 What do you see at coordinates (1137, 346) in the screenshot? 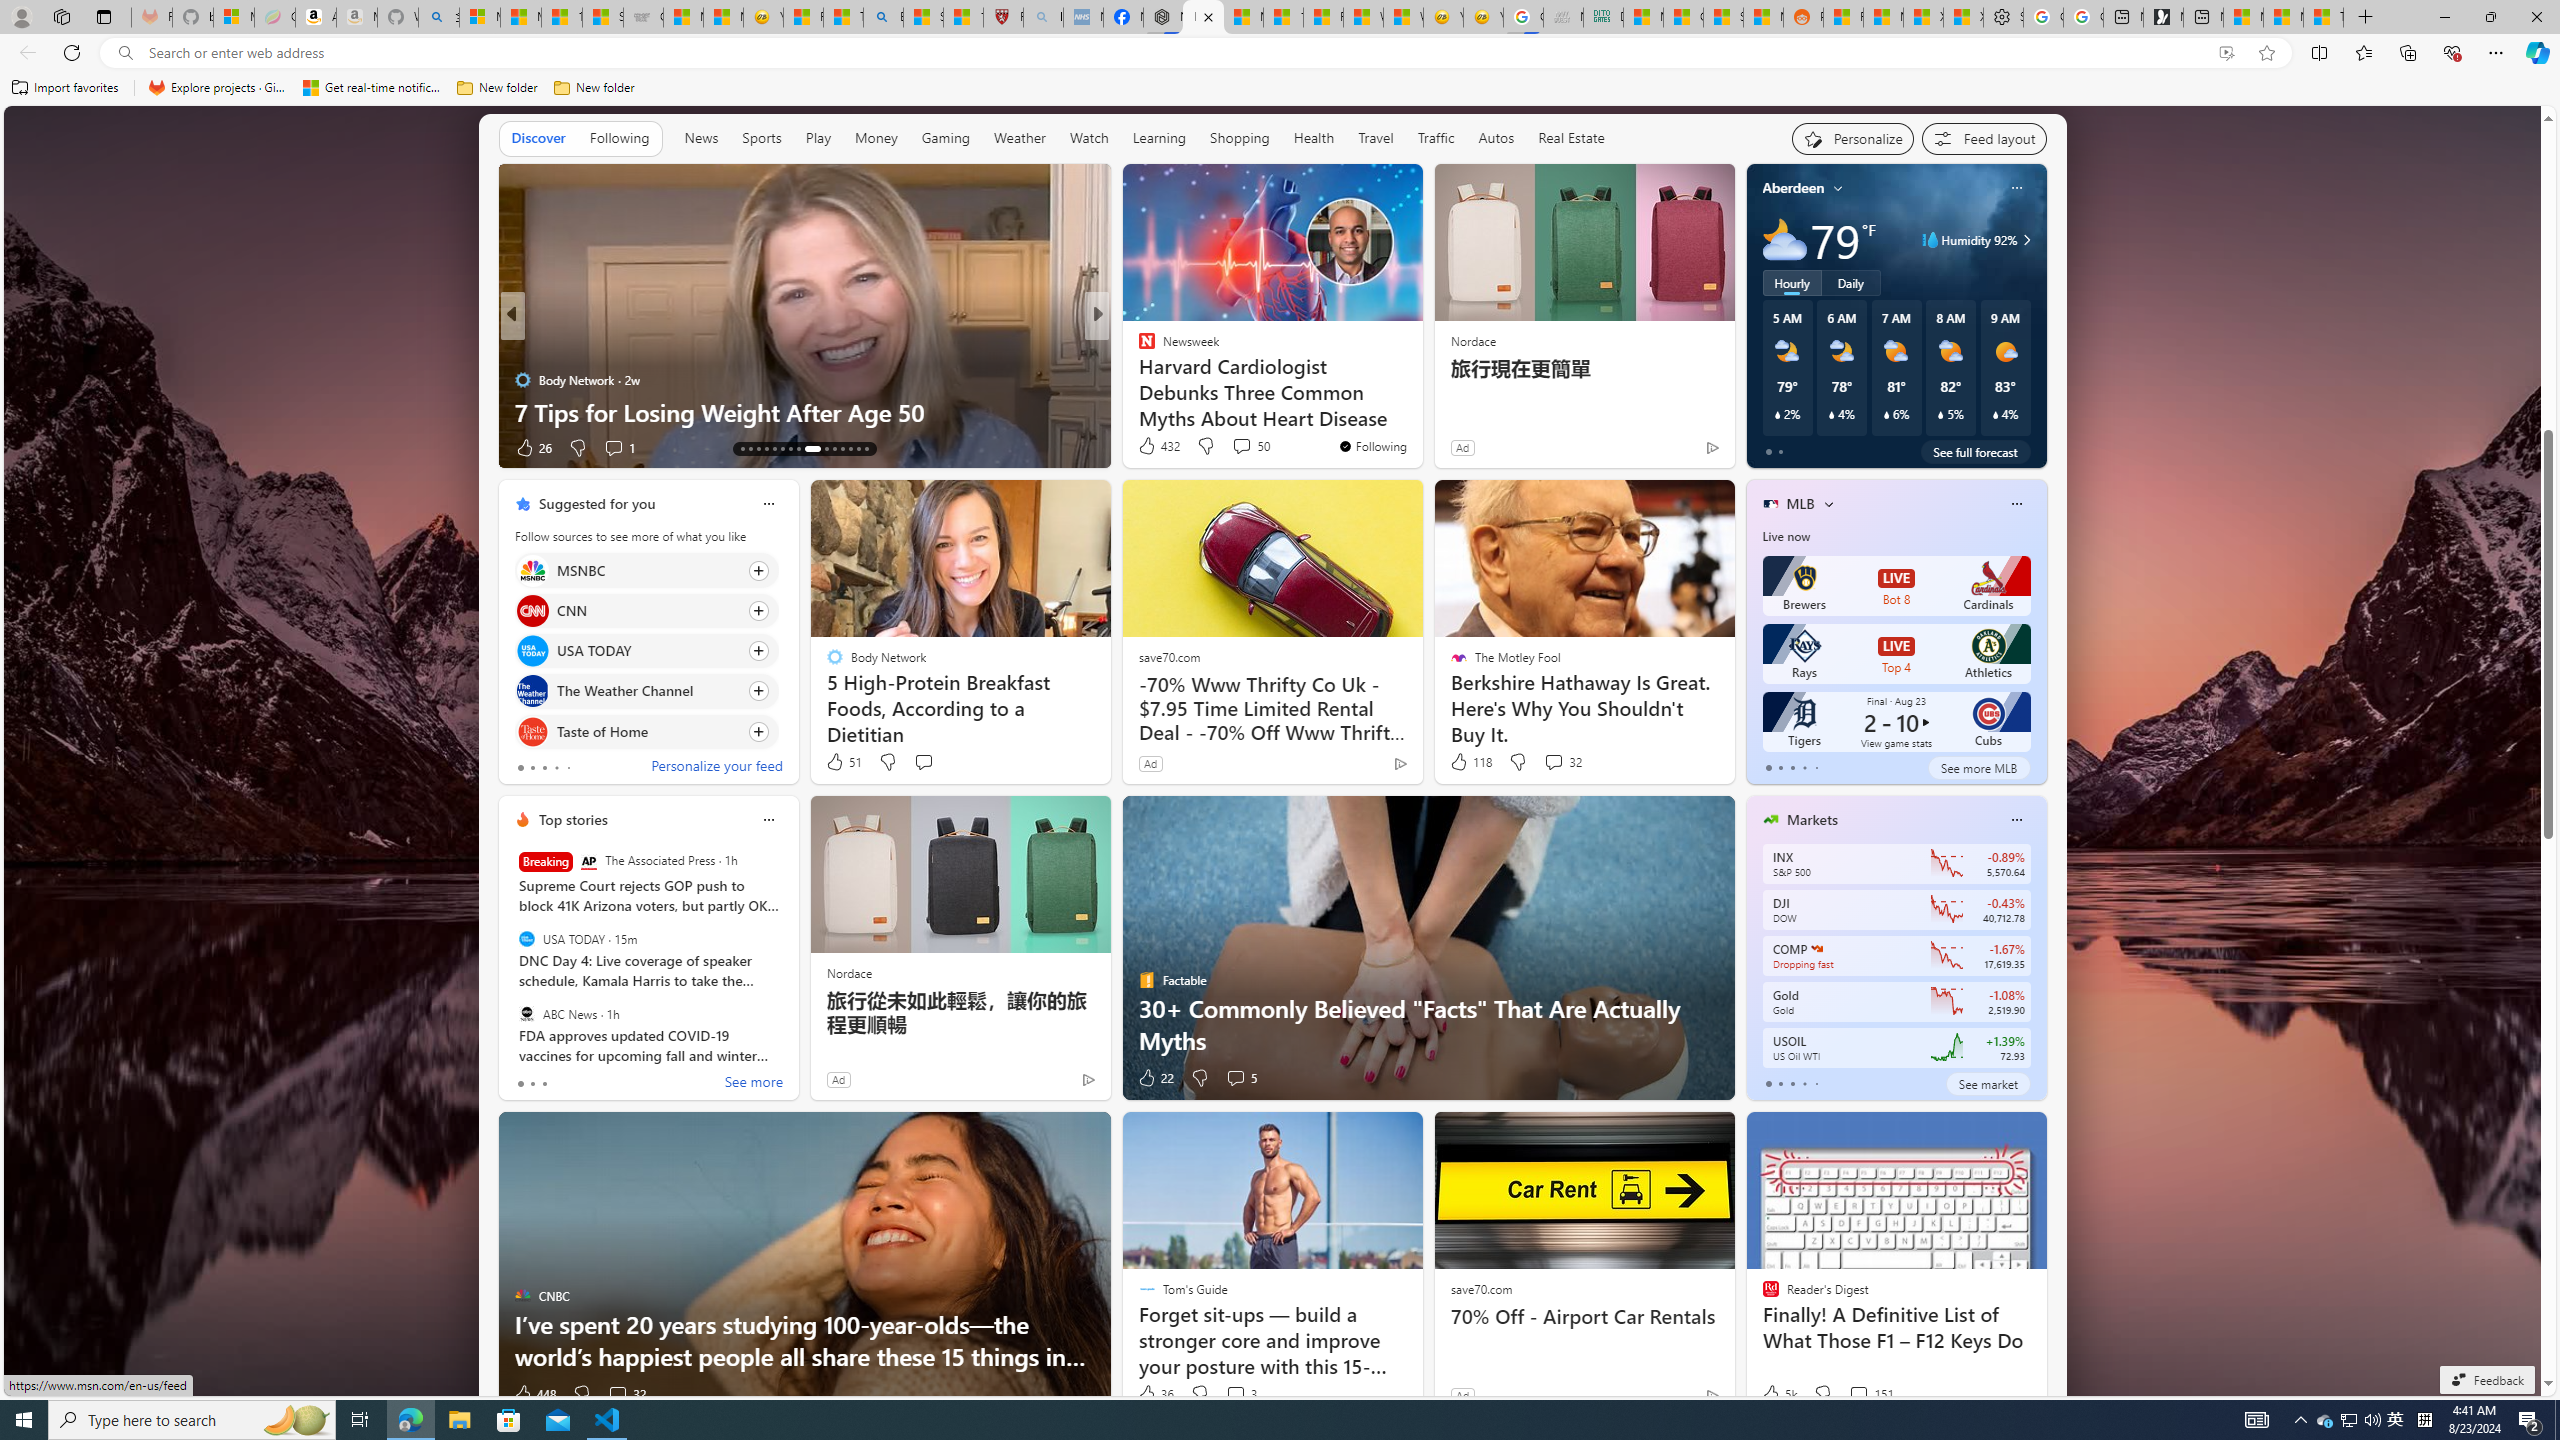
I see `'Moneywise'` at bounding box center [1137, 346].